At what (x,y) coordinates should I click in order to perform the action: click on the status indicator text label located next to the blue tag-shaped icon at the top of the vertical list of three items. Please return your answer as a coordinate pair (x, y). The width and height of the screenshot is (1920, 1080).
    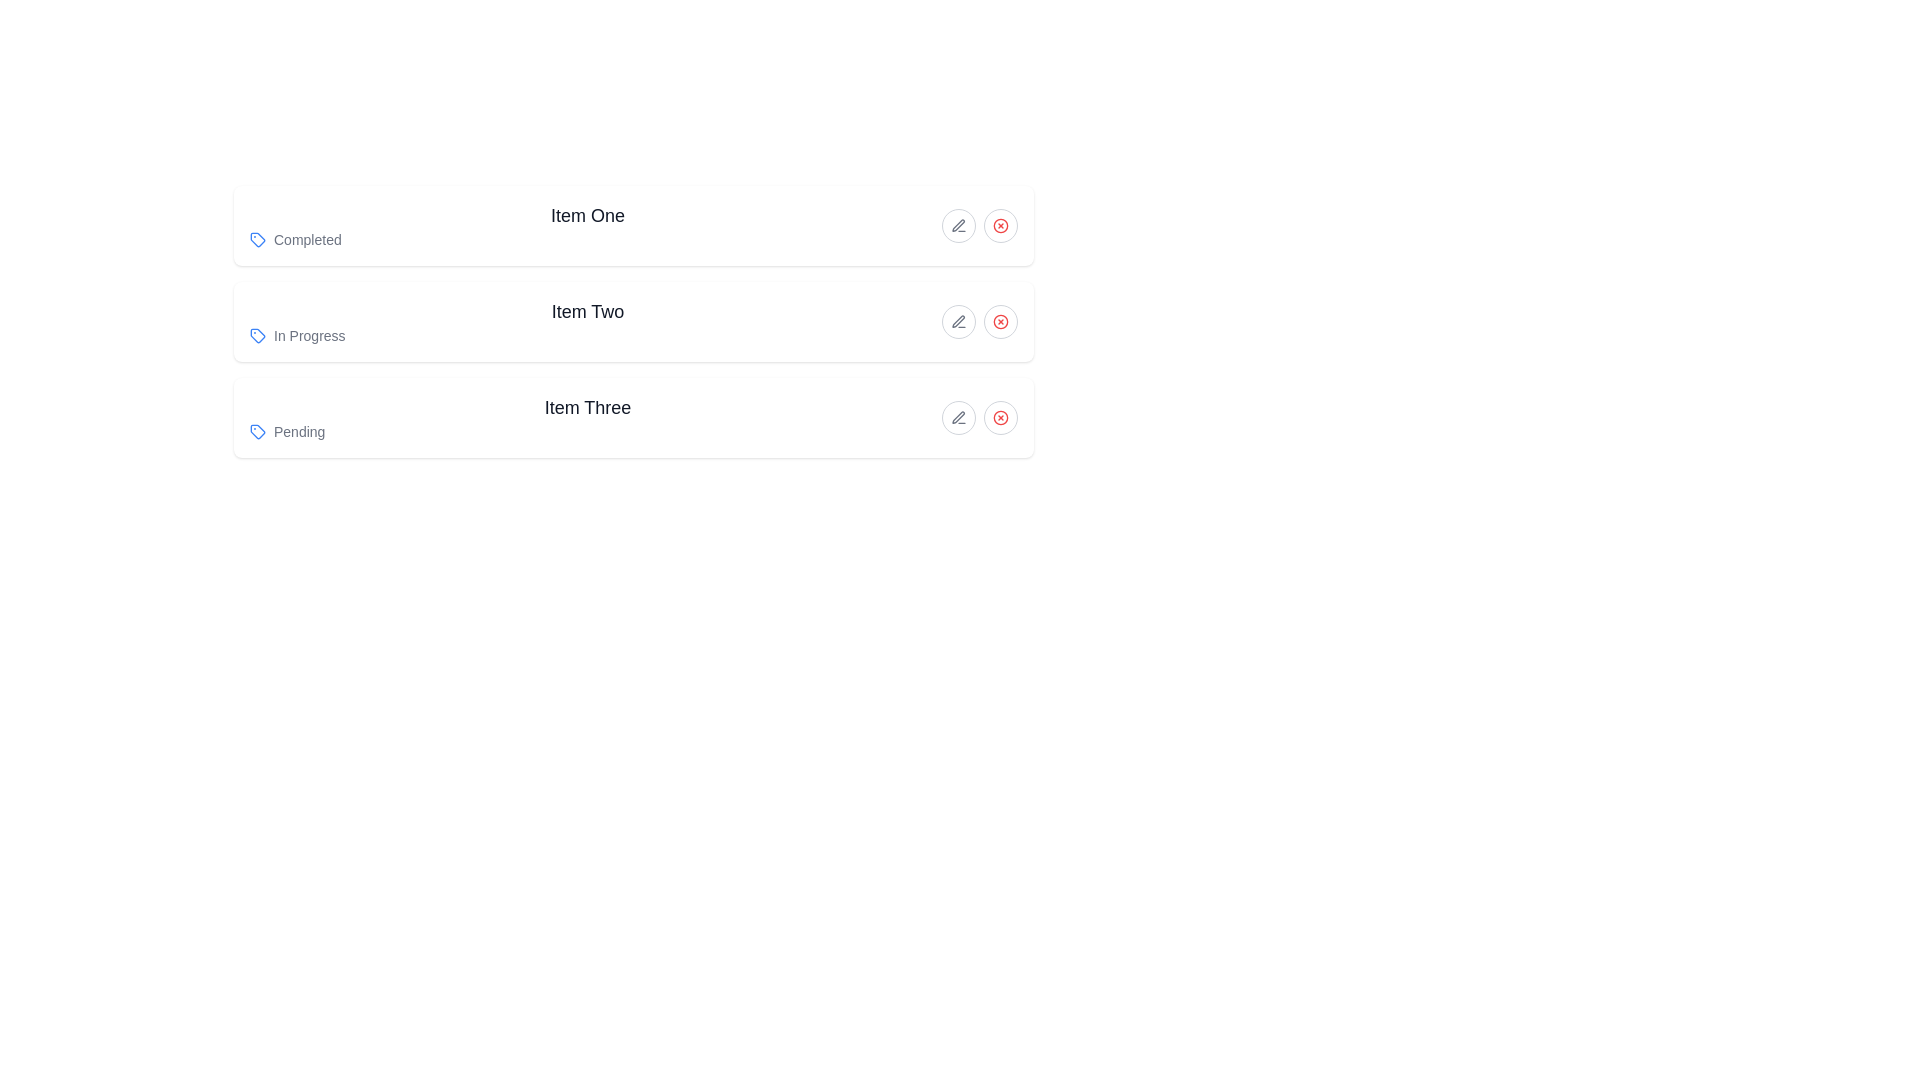
    Looking at the image, I should click on (306, 238).